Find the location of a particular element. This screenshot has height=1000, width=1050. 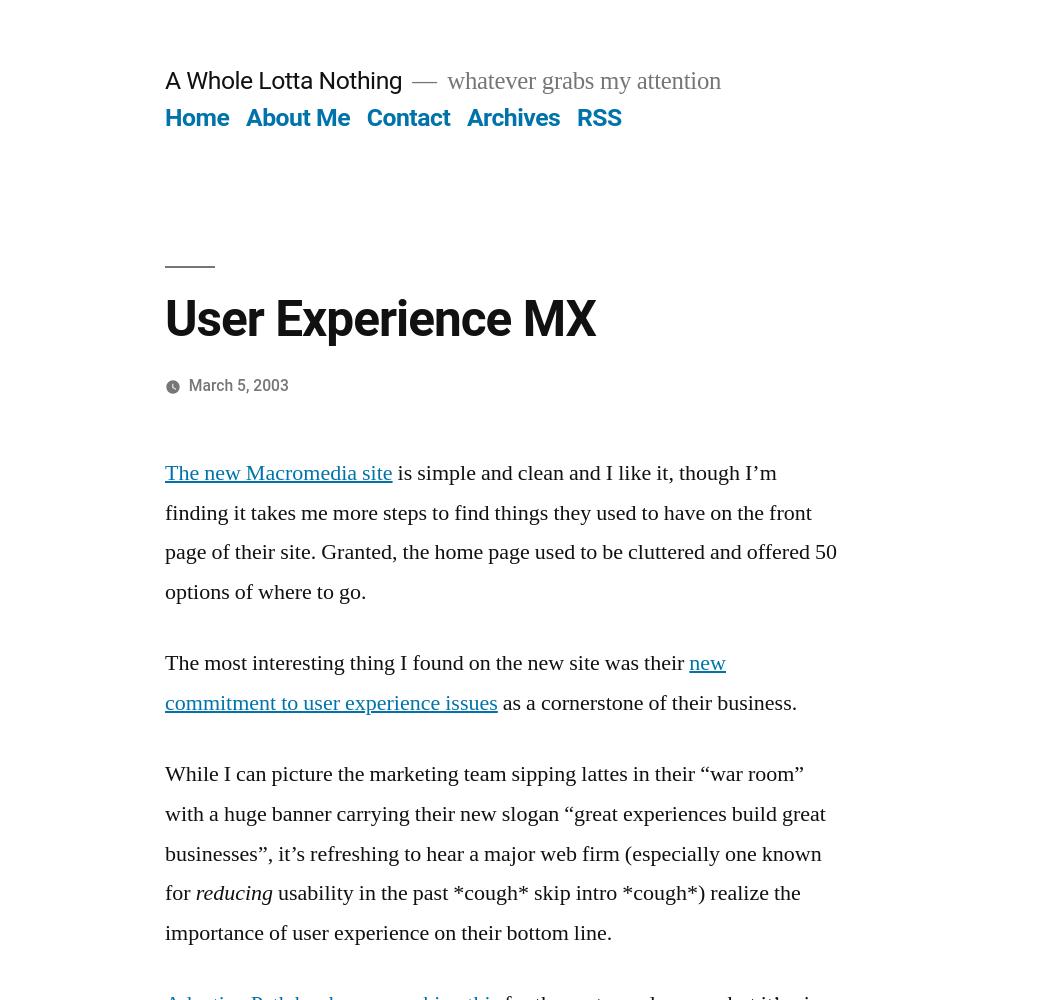

'RSS' is located at coordinates (597, 116).